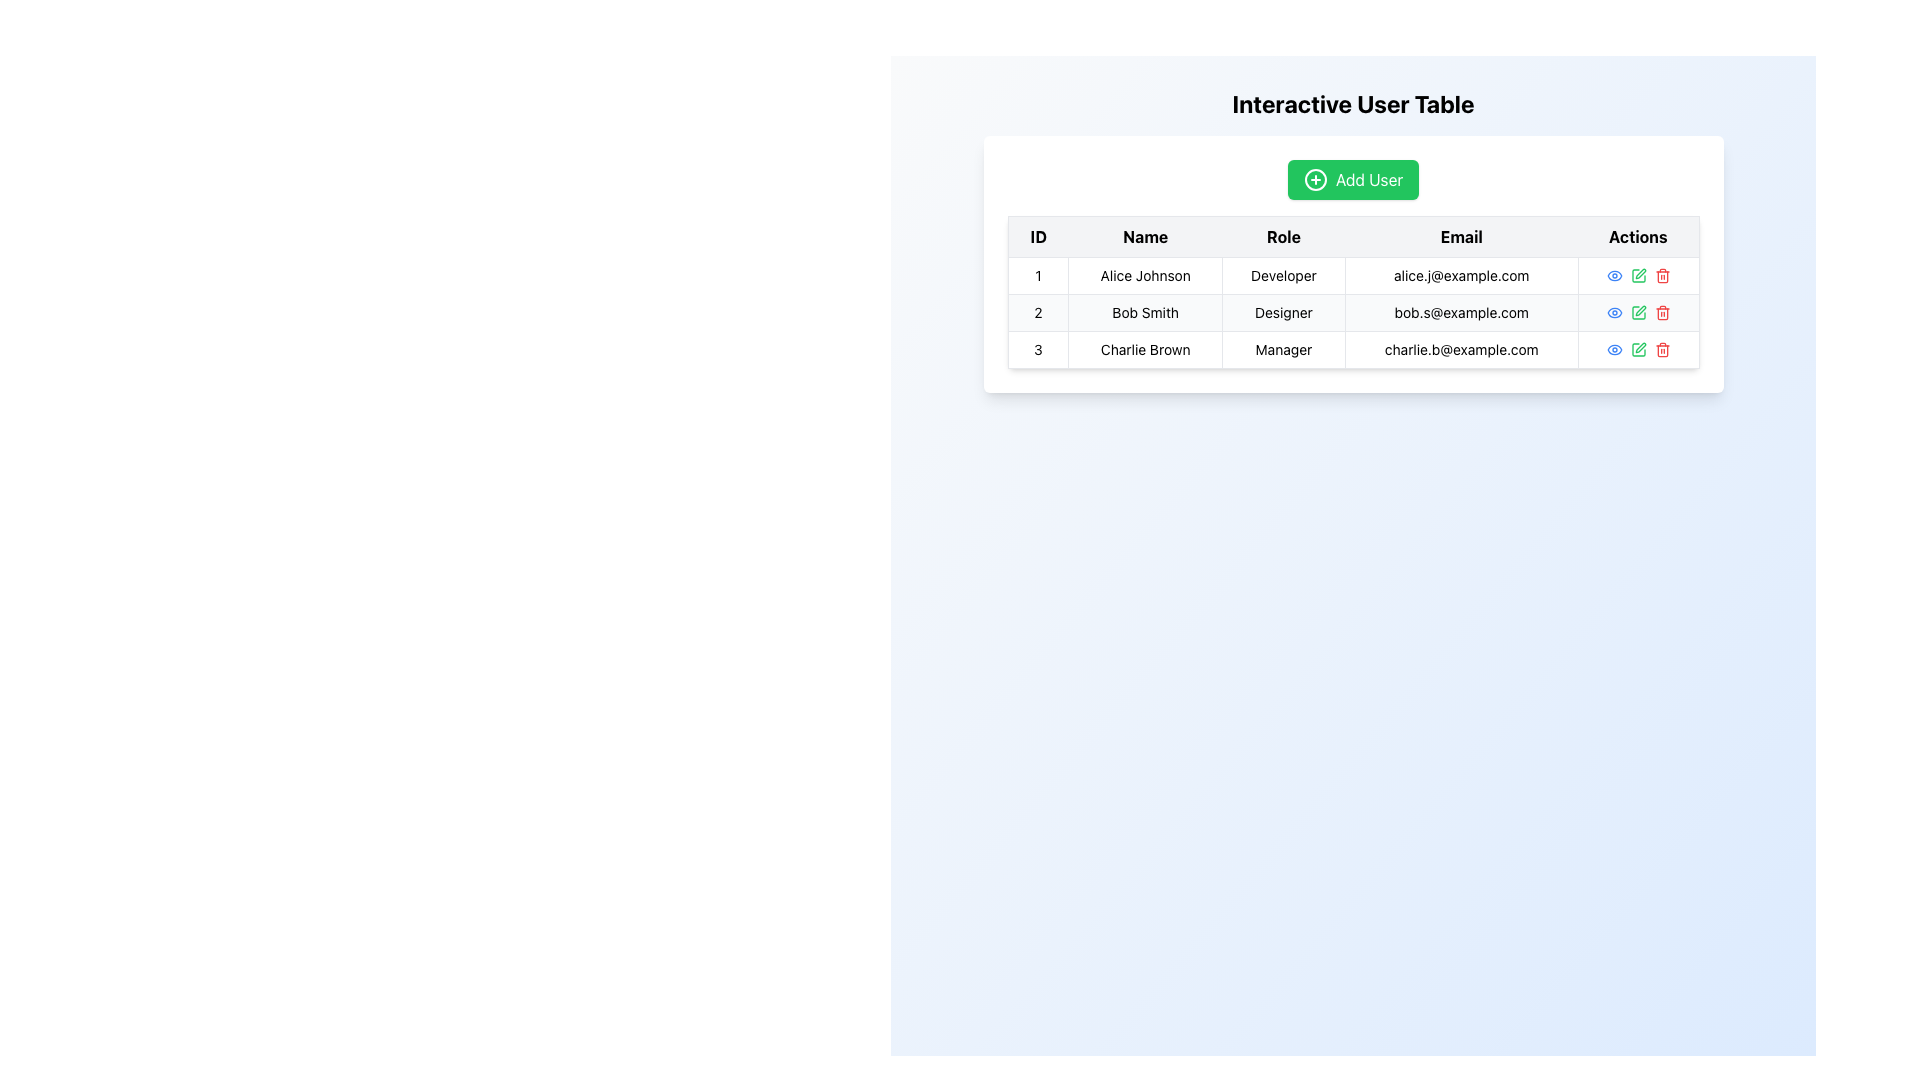  Describe the element at coordinates (1638, 276) in the screenshot. I see `the leftmost action icon representing edit functionality in the user table for the third entry (Charlie Brown)` at that location.